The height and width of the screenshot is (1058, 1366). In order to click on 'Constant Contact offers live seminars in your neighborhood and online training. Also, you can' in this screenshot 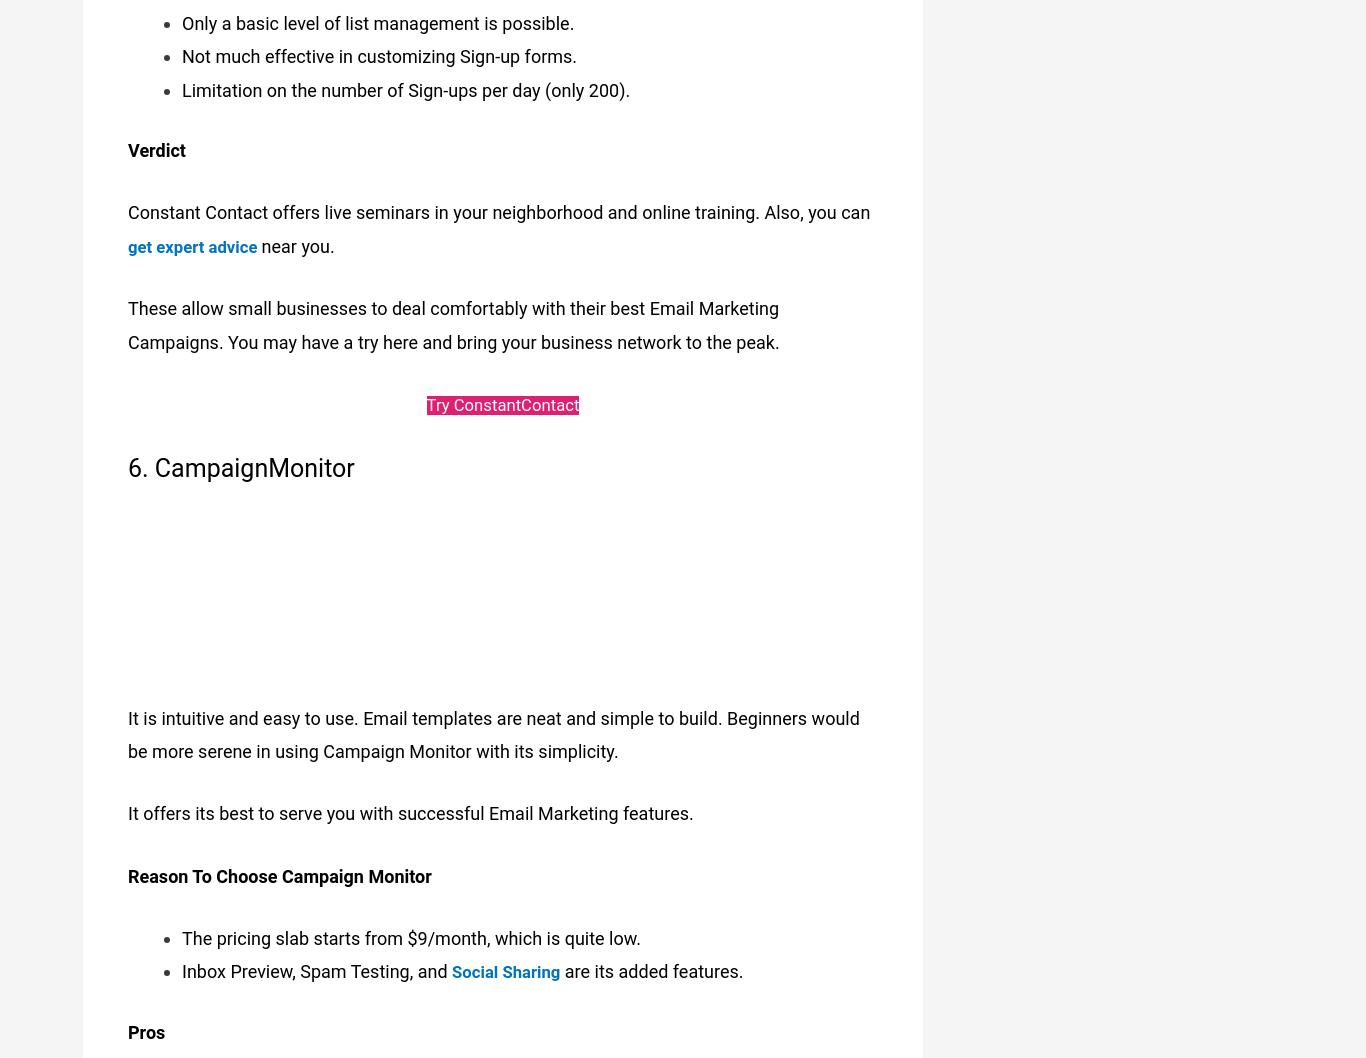, I will do `click(498, 202)`.